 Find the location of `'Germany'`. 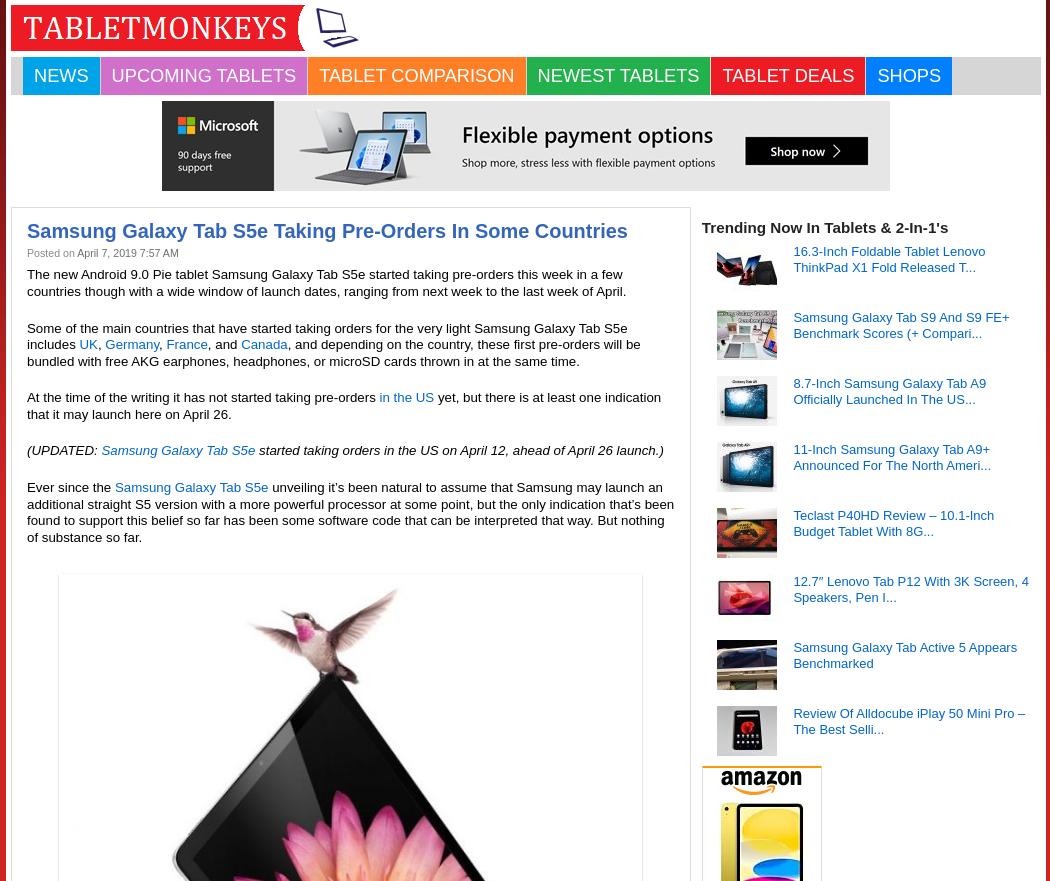

'Germany' is located at coordinates (105, 343).